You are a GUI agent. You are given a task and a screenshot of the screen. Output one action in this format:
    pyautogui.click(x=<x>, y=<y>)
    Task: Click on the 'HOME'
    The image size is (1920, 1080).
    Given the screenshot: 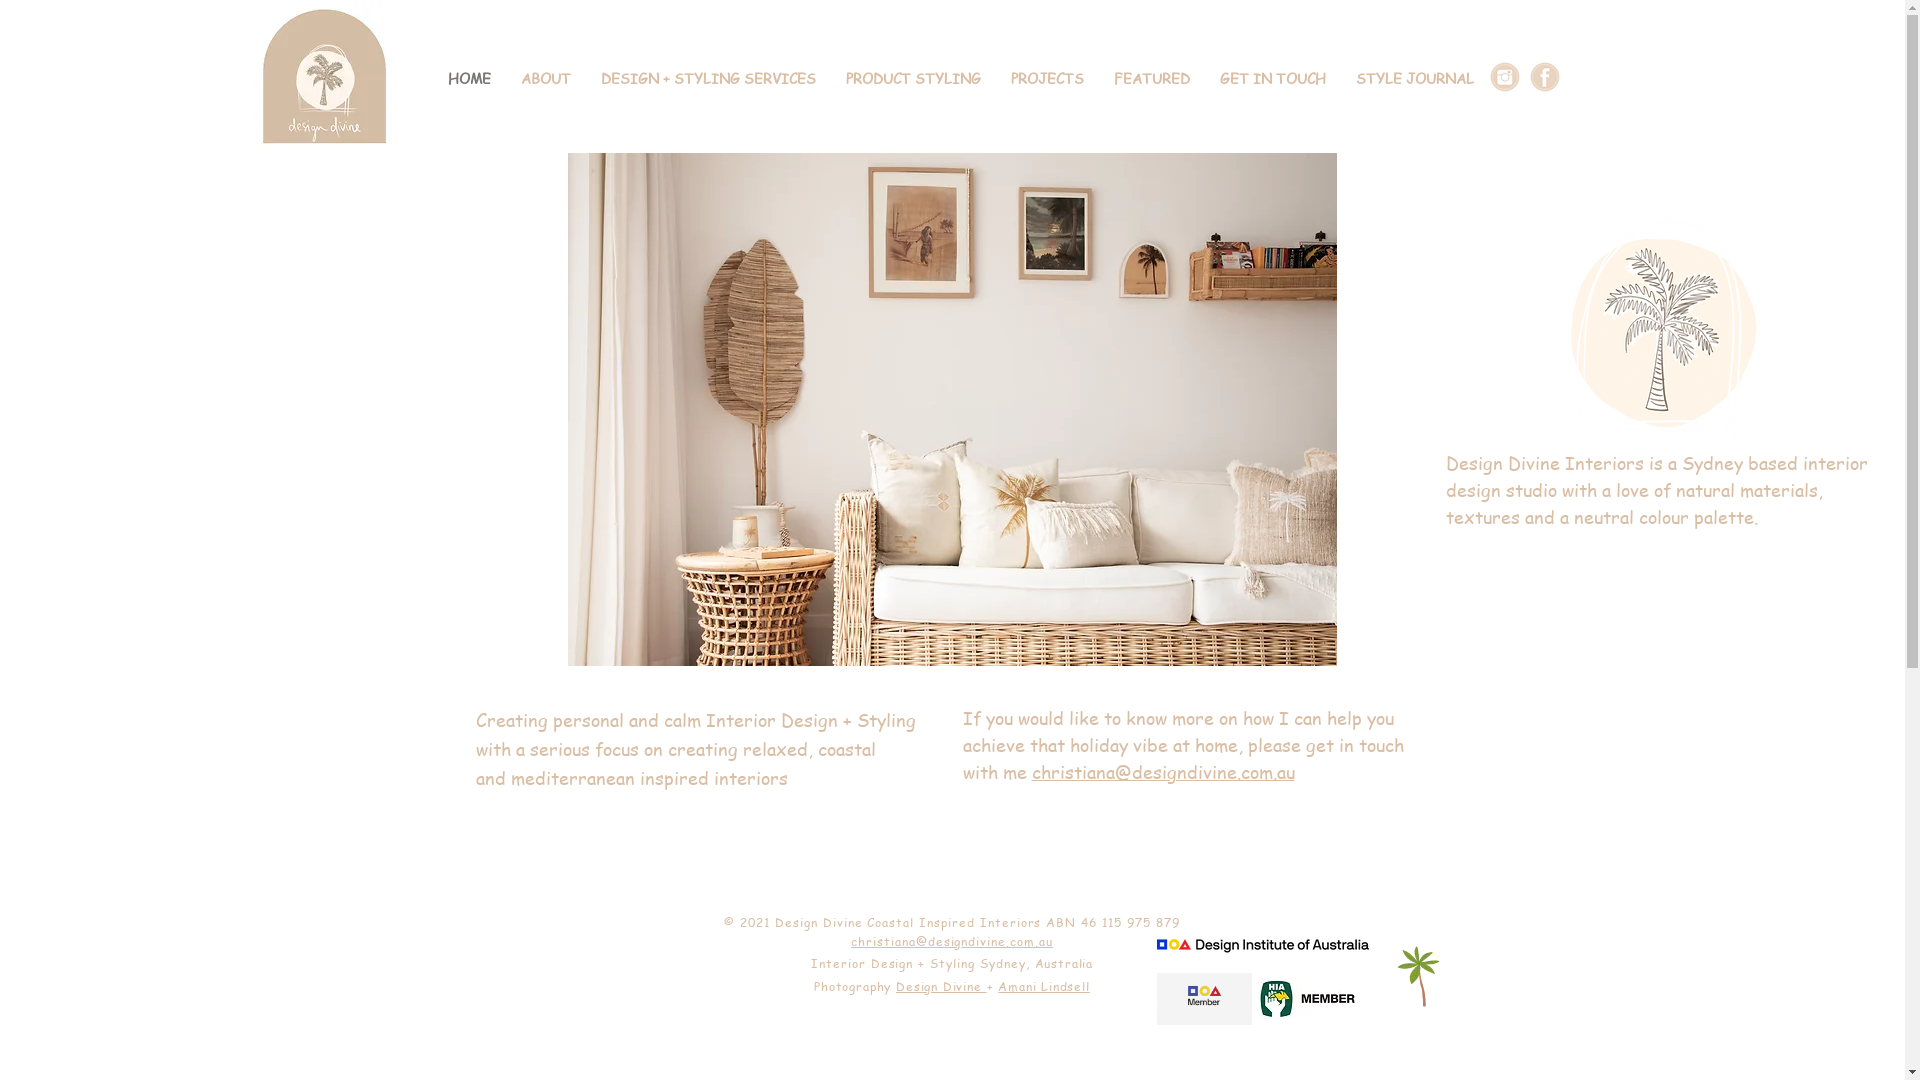 What is the action you would take?
    pyautogui.click(x=468, y=77)
    